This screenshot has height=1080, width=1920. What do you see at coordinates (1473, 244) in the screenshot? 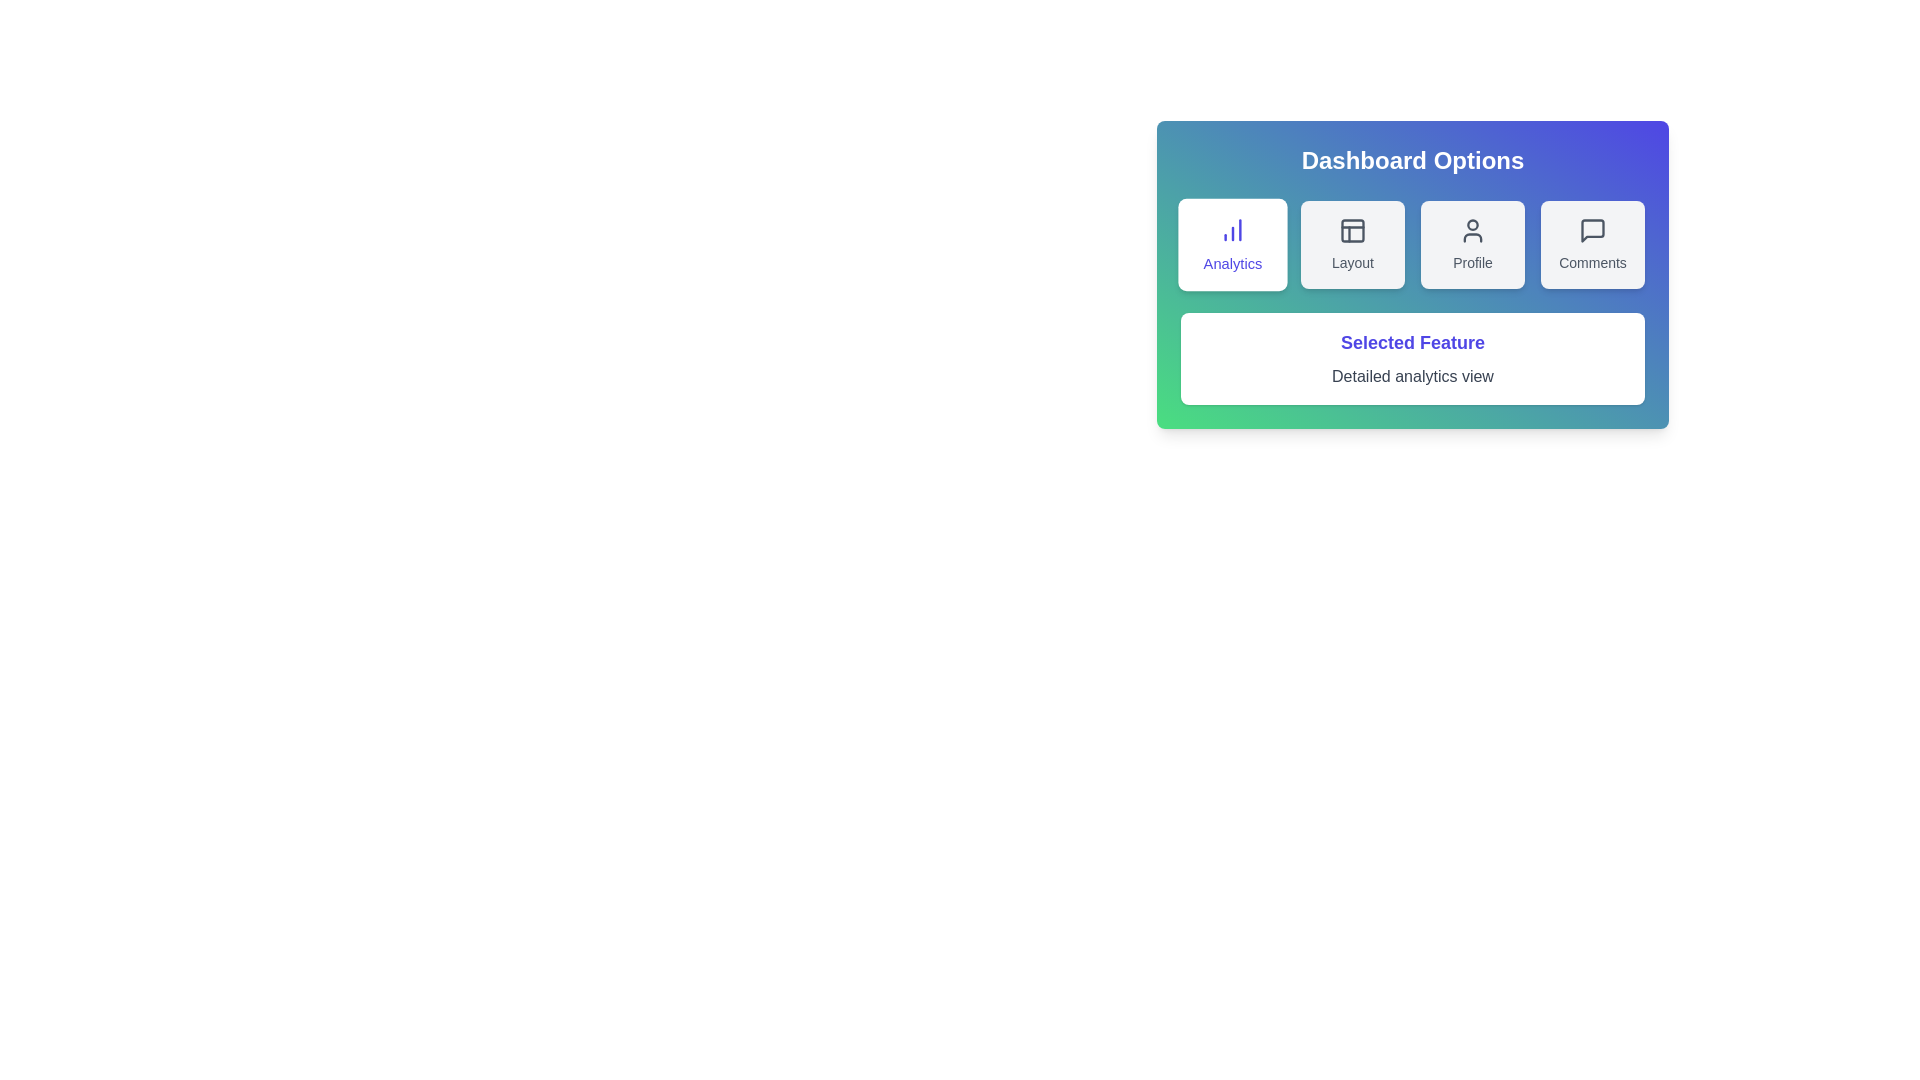
I see `the Profile button to select the respective dashboard option` at bounding box center [1473, 244].